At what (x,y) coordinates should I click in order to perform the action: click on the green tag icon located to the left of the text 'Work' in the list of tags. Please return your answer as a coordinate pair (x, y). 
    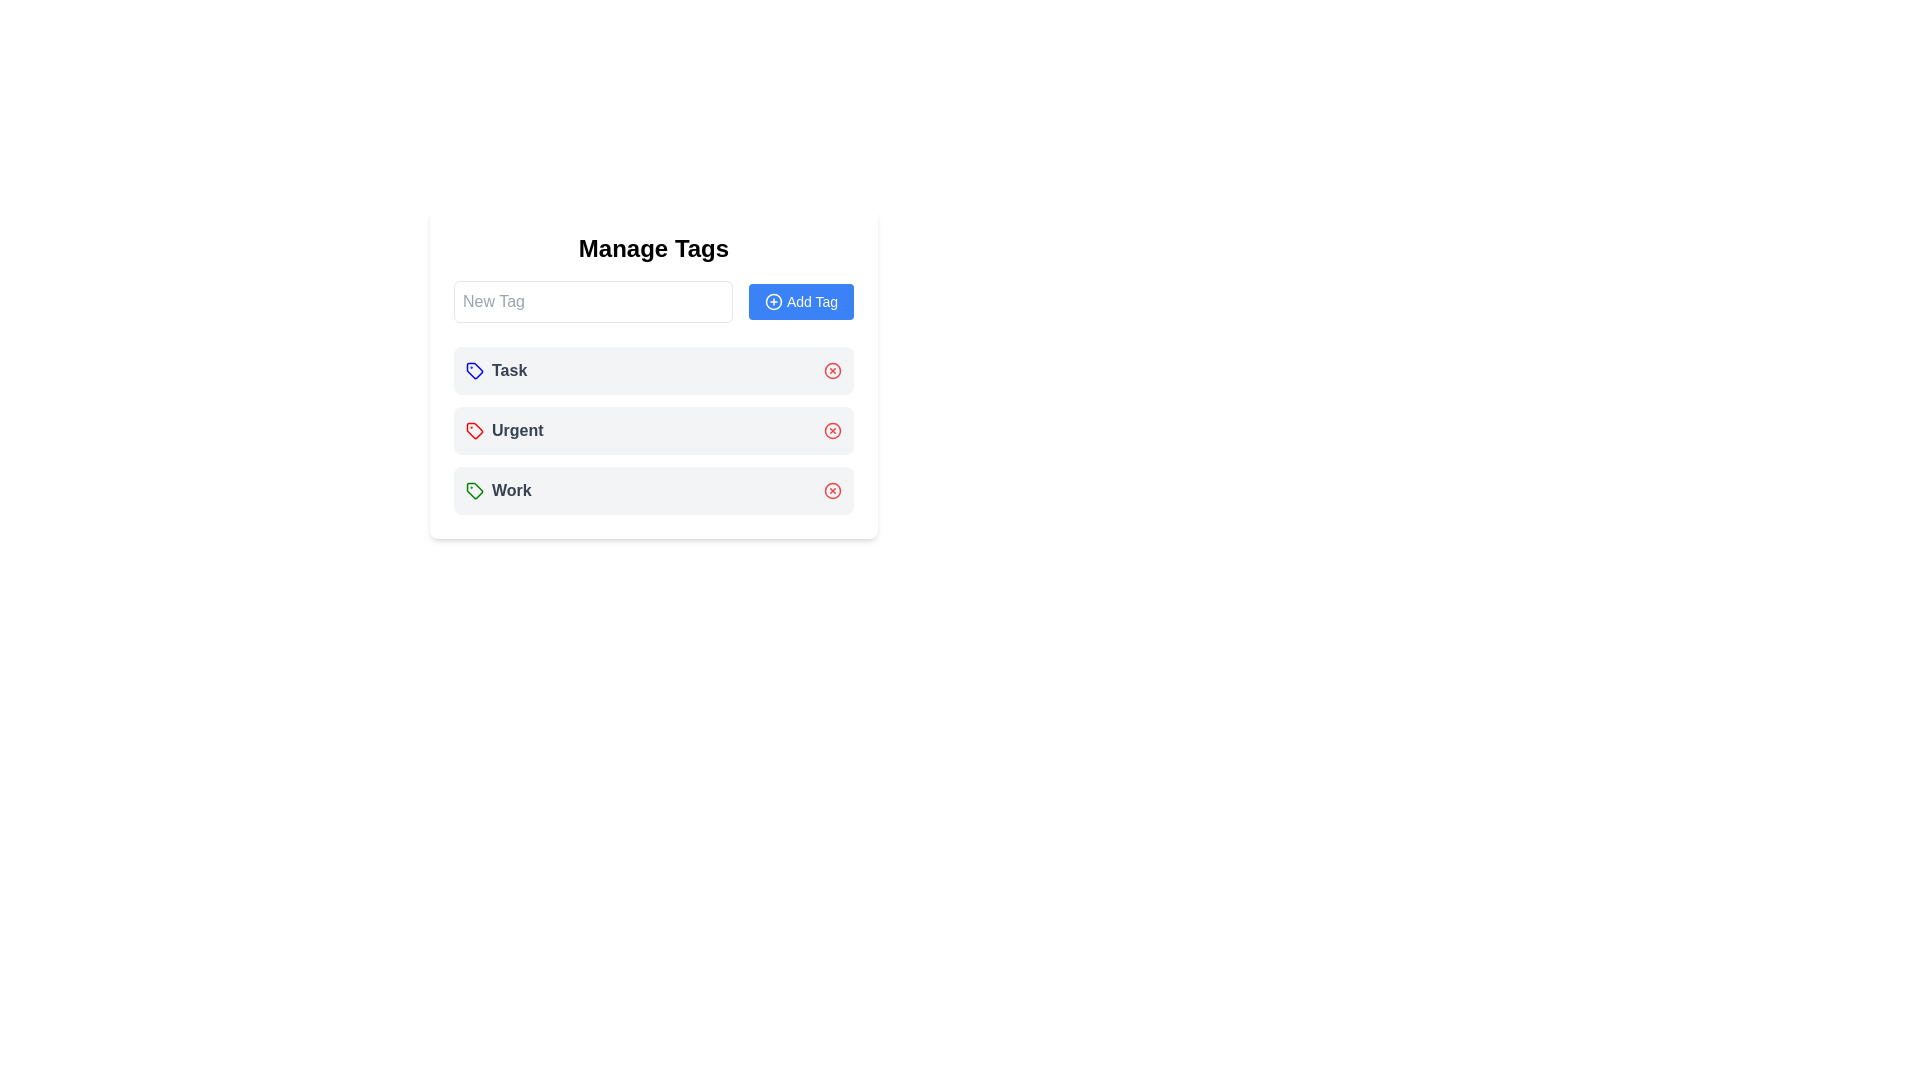
    Looking at the image, I should click on (474, 490).